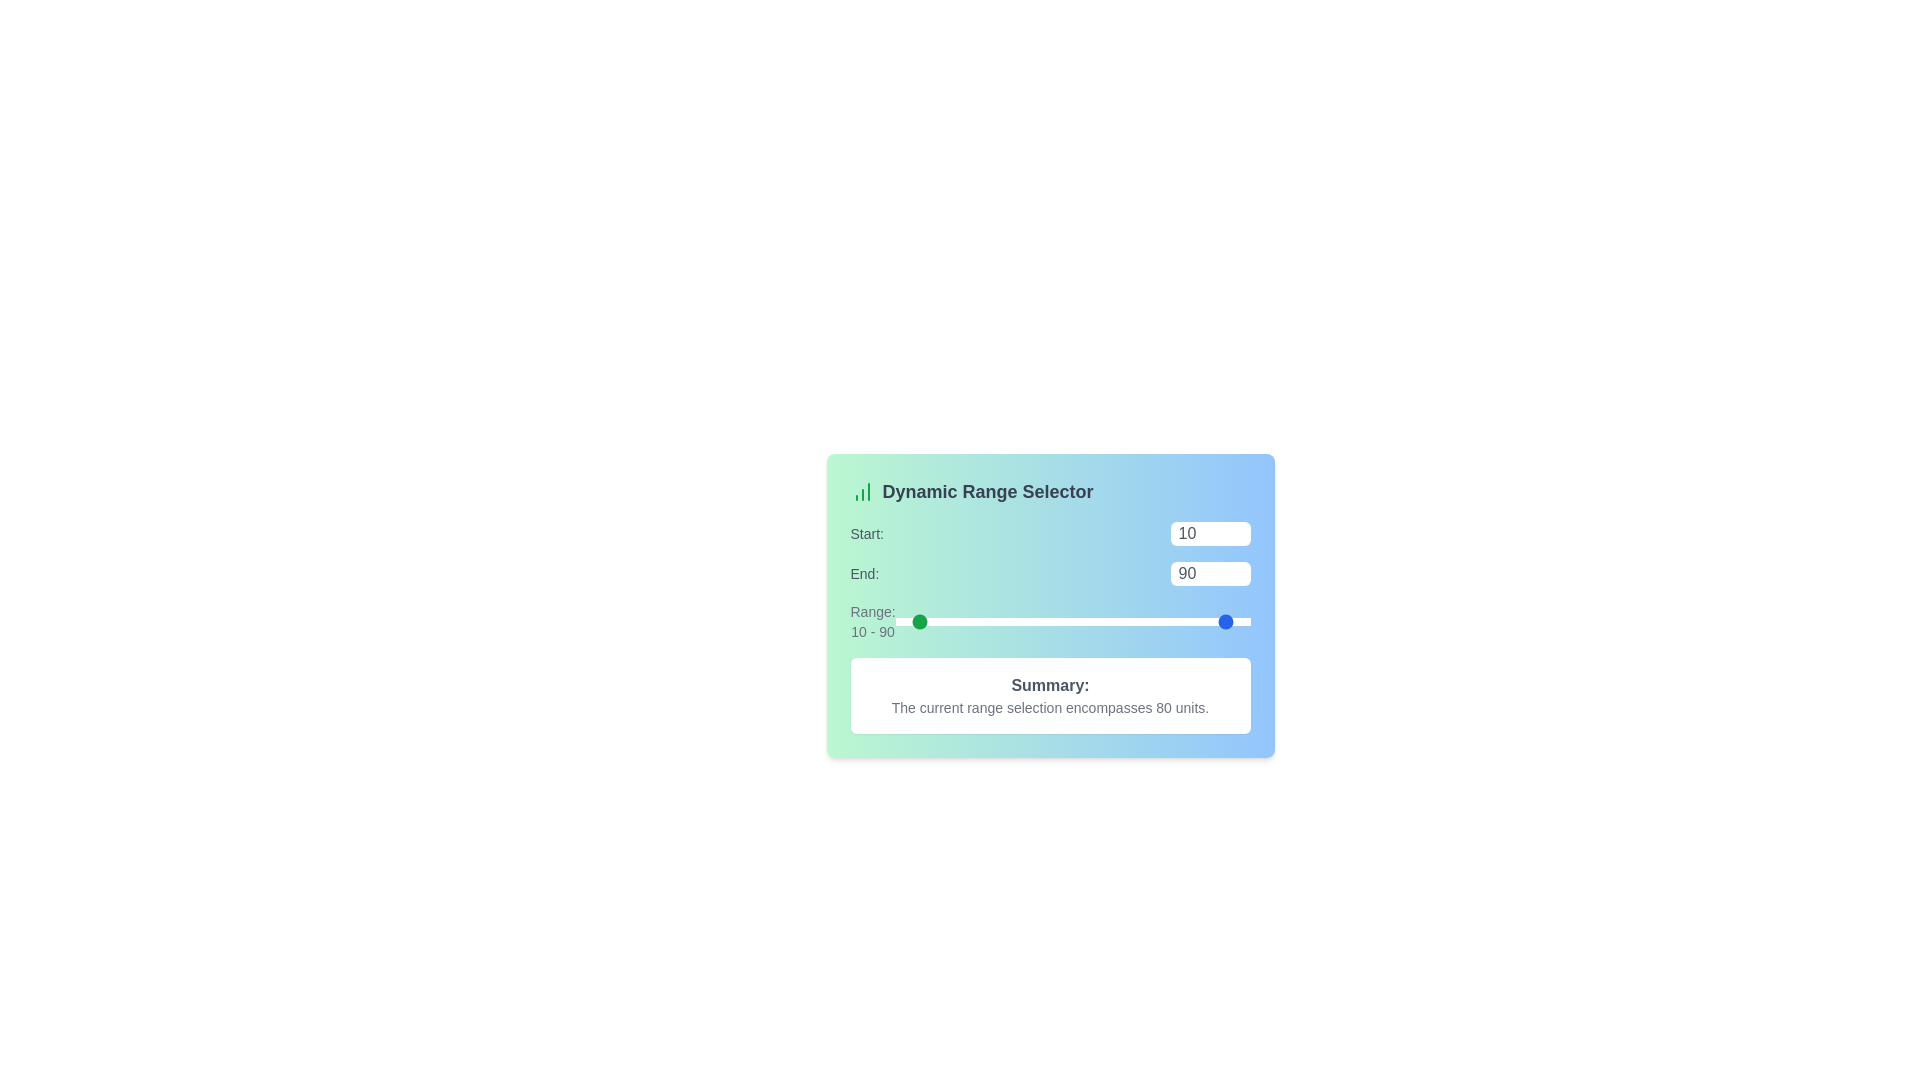 This screenshot has height=1080, width=1920. What do you see at coordinates (1195, 620) in the screenshot?
I see `the 'End' slider to set the range end value to 69` at bounding box center [1195, 620].